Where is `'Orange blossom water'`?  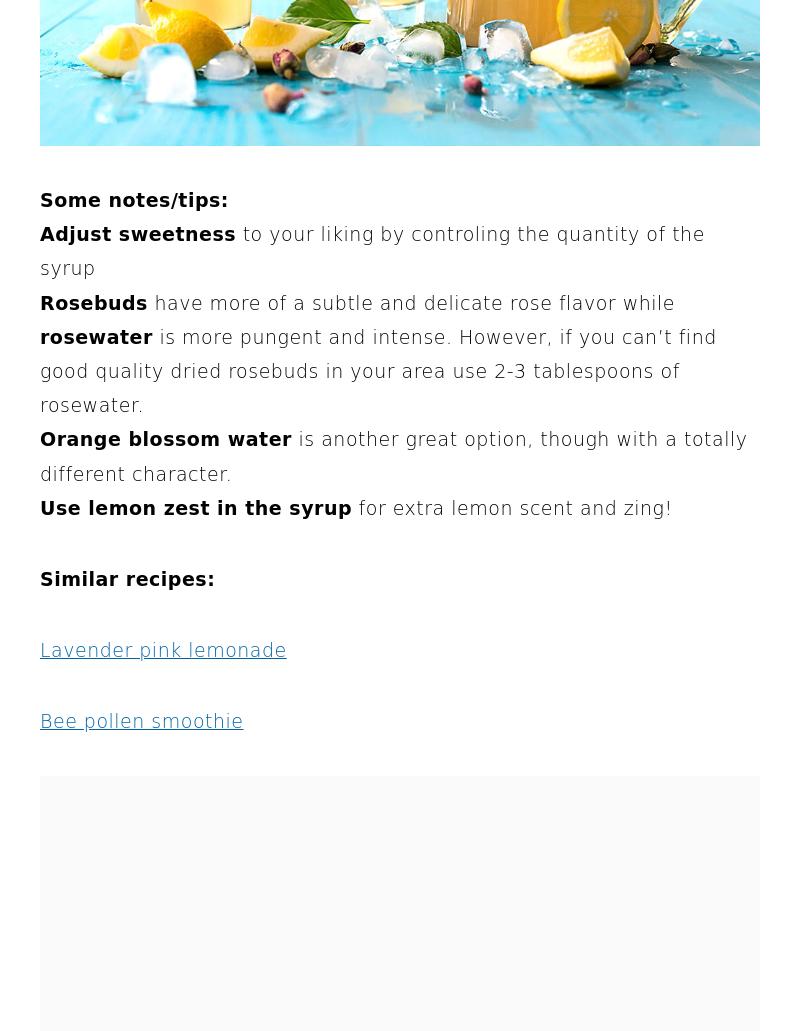
'Orange blossom water' is located at coordinates (39, 438).